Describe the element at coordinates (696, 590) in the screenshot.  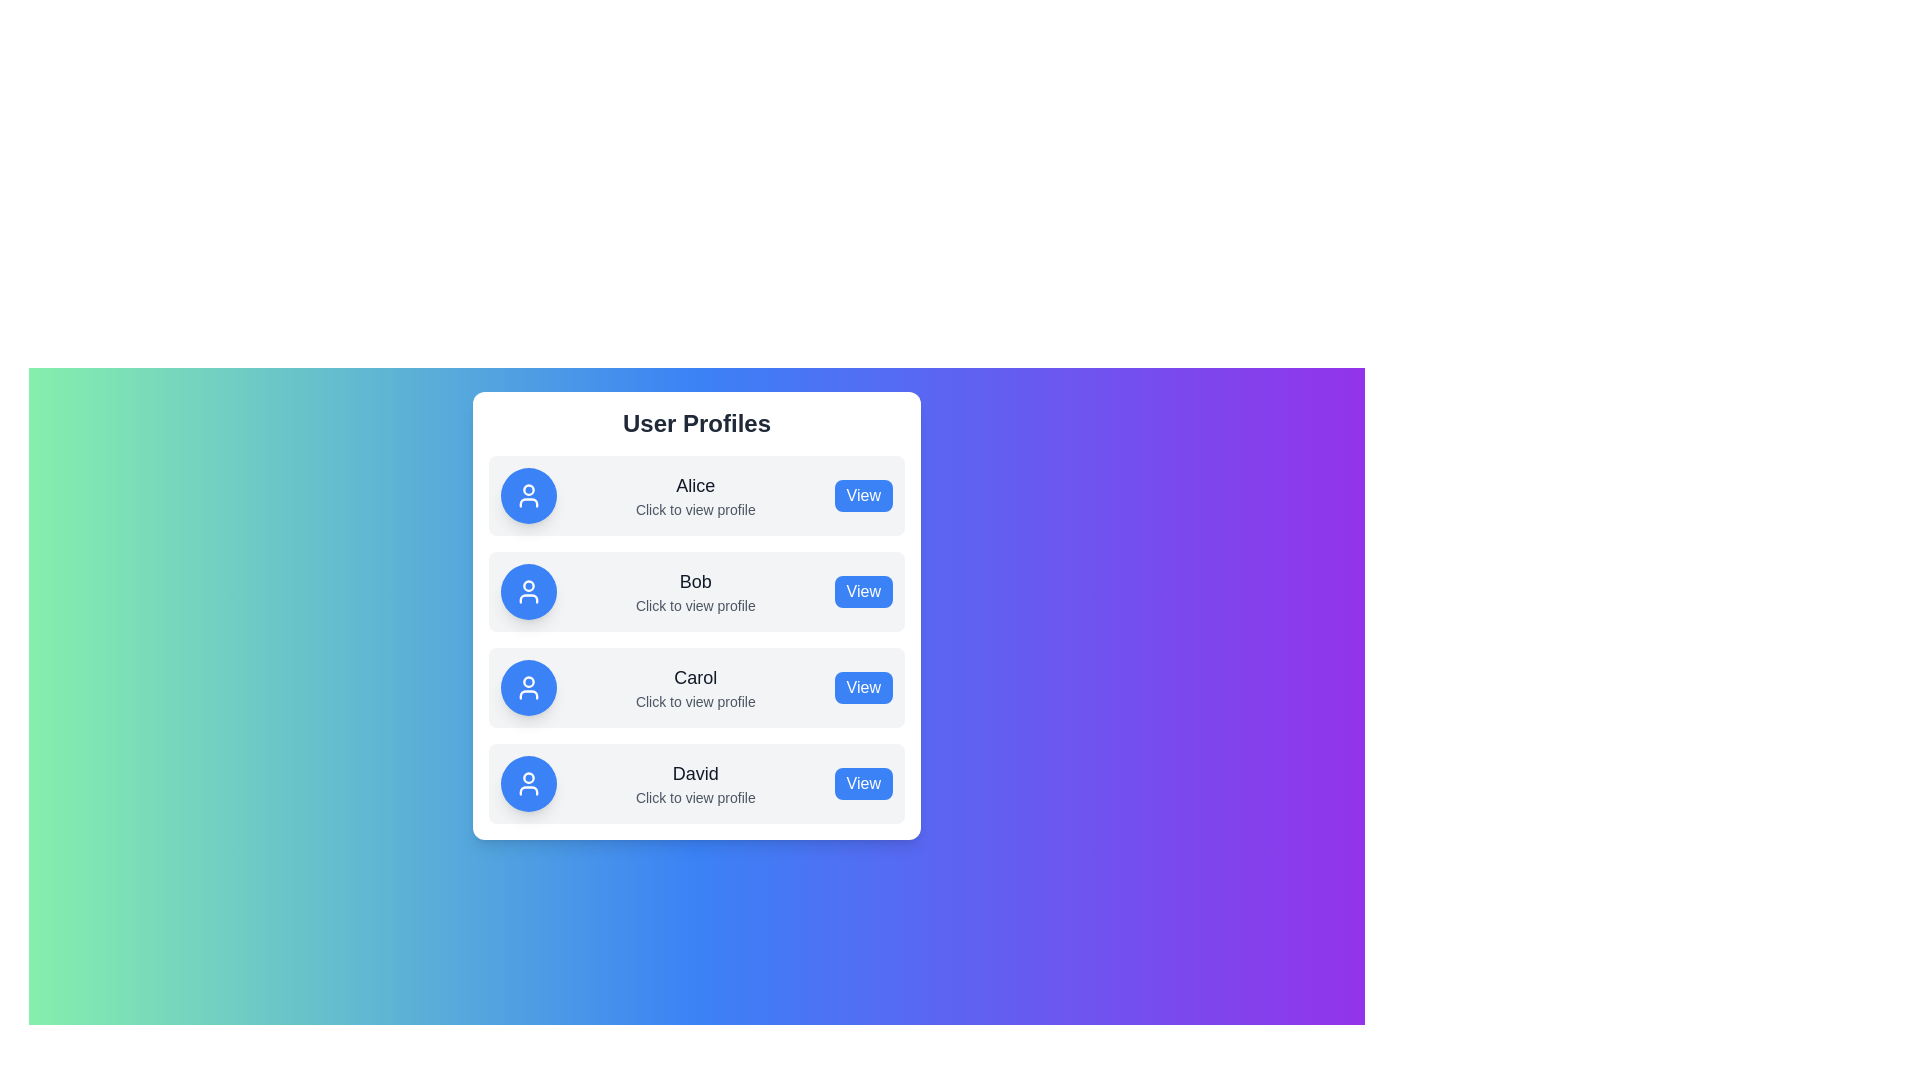
I see `the user profile card for 'Bob' using keyboard navigation to view the profile, which is the second item in the list of user profiles` at that location.